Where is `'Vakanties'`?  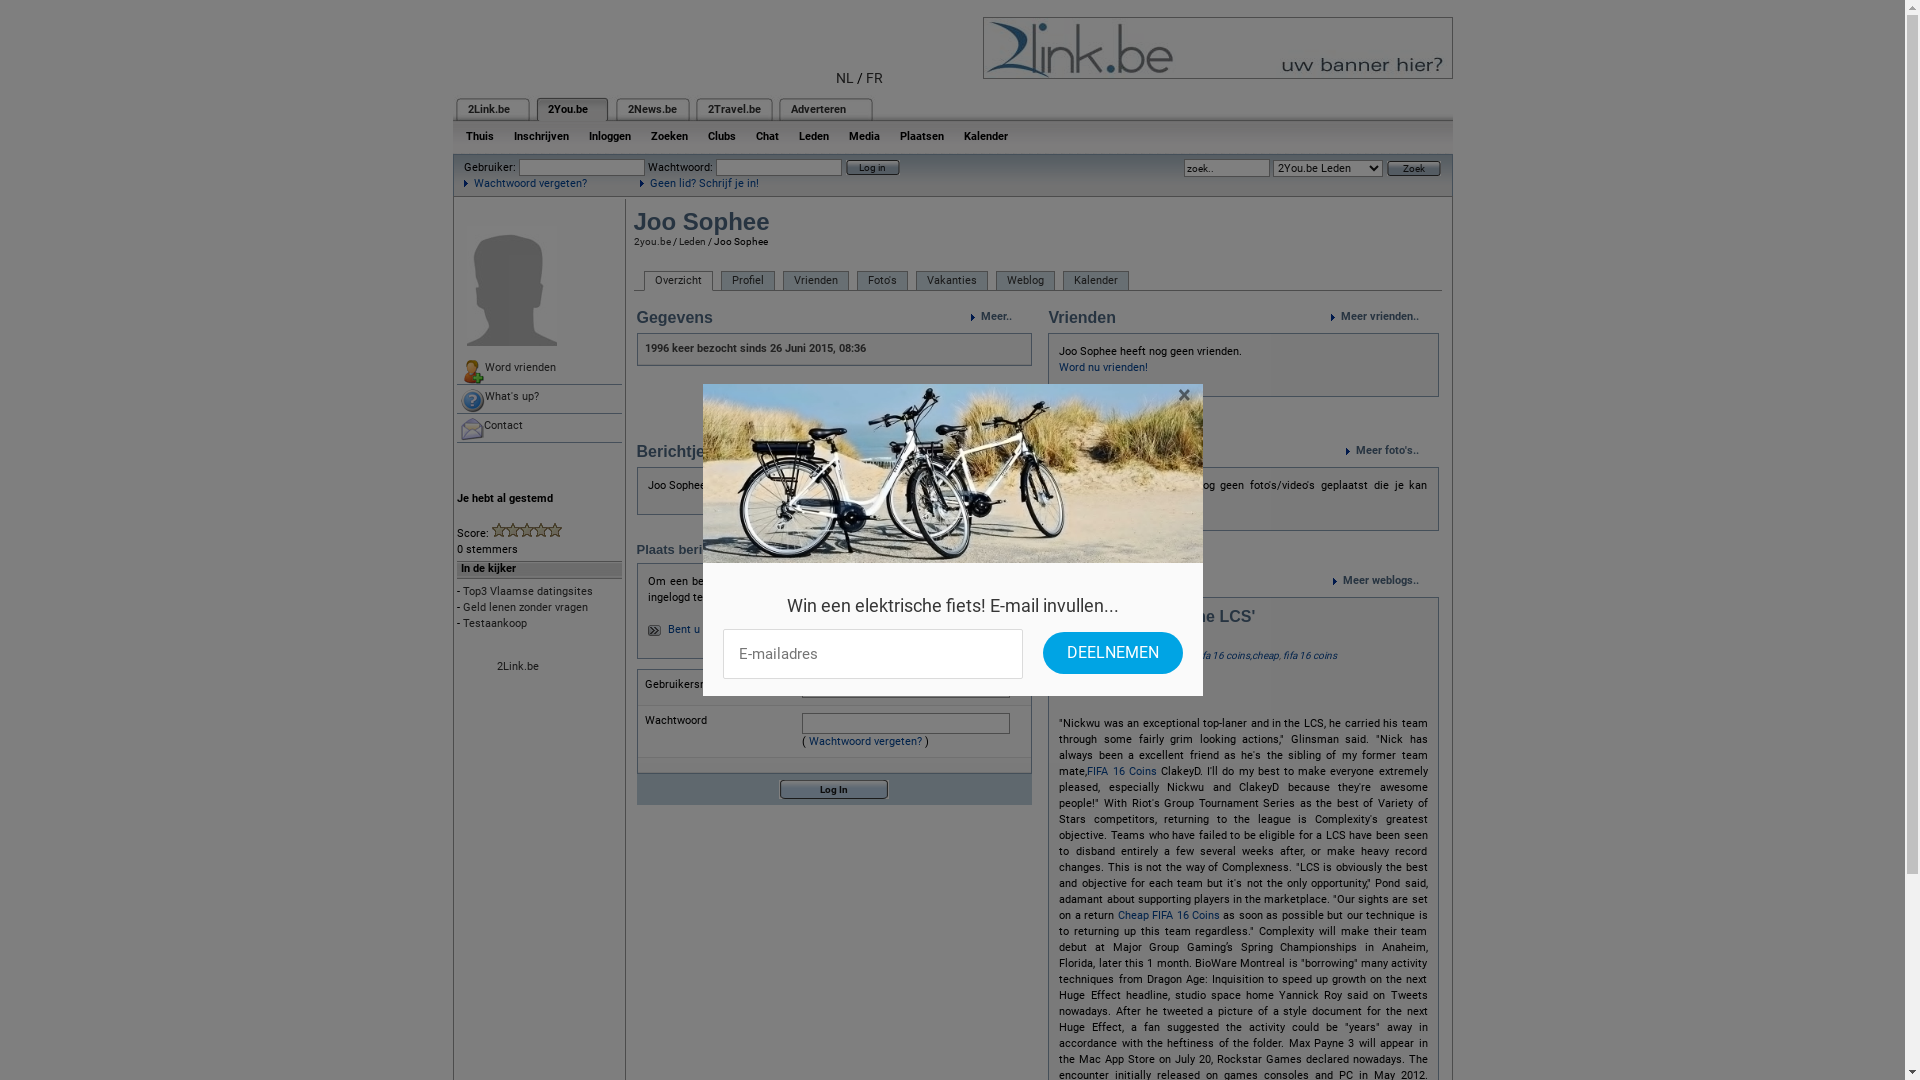
'Vakanties' is located at coordinates (950, 281).